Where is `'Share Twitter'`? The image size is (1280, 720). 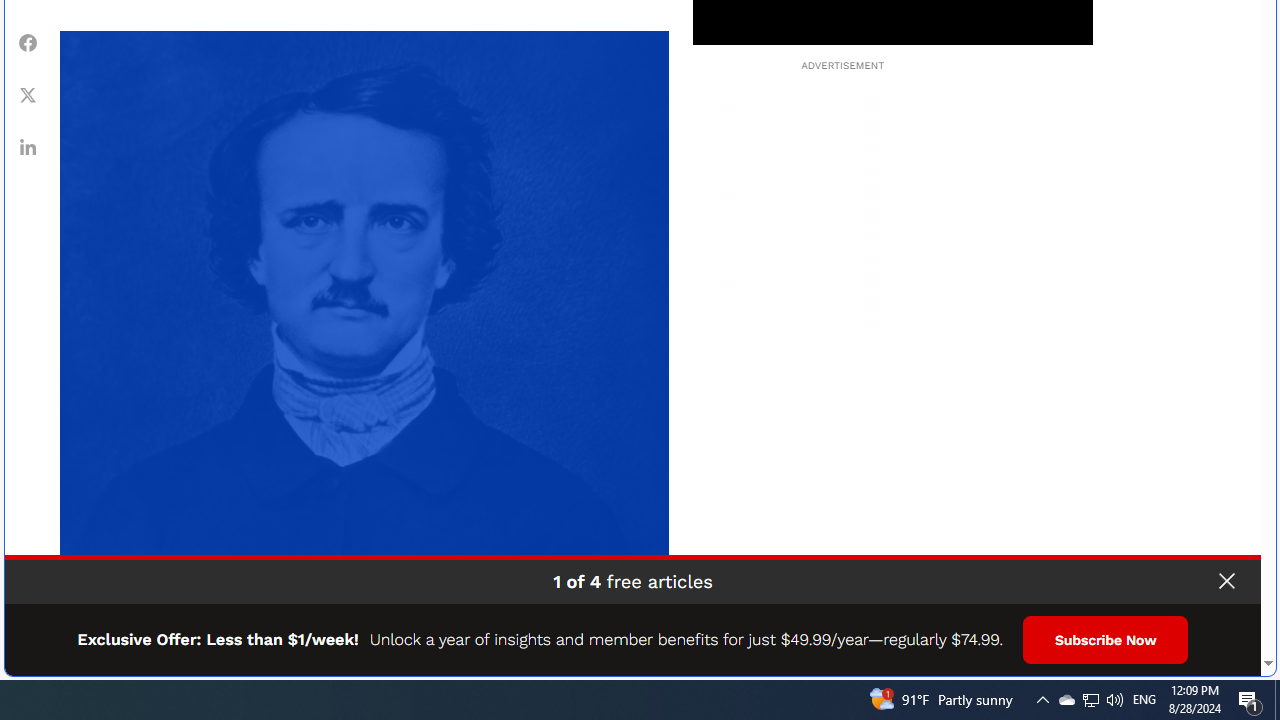
'Share Twitter' is located at coordinates (28, 95).